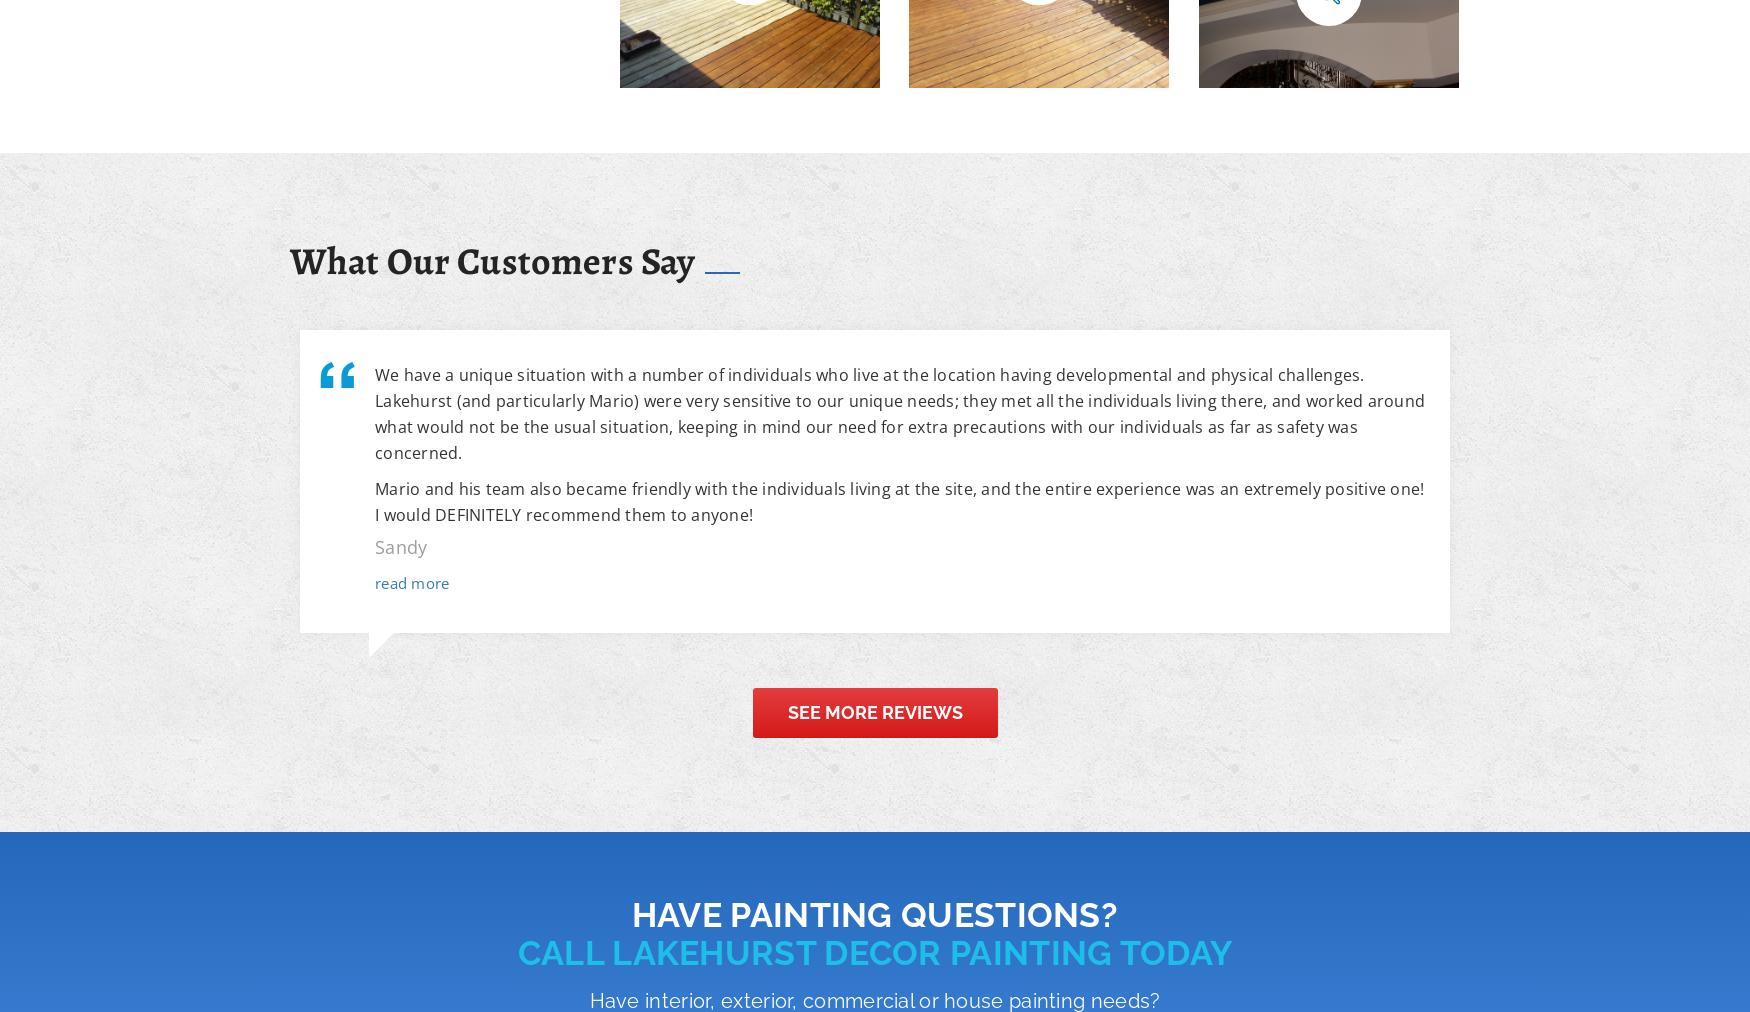 This screenshot has height=1012, width=1750. I want to click on 'What Our Customers Say', so click(492, 259).